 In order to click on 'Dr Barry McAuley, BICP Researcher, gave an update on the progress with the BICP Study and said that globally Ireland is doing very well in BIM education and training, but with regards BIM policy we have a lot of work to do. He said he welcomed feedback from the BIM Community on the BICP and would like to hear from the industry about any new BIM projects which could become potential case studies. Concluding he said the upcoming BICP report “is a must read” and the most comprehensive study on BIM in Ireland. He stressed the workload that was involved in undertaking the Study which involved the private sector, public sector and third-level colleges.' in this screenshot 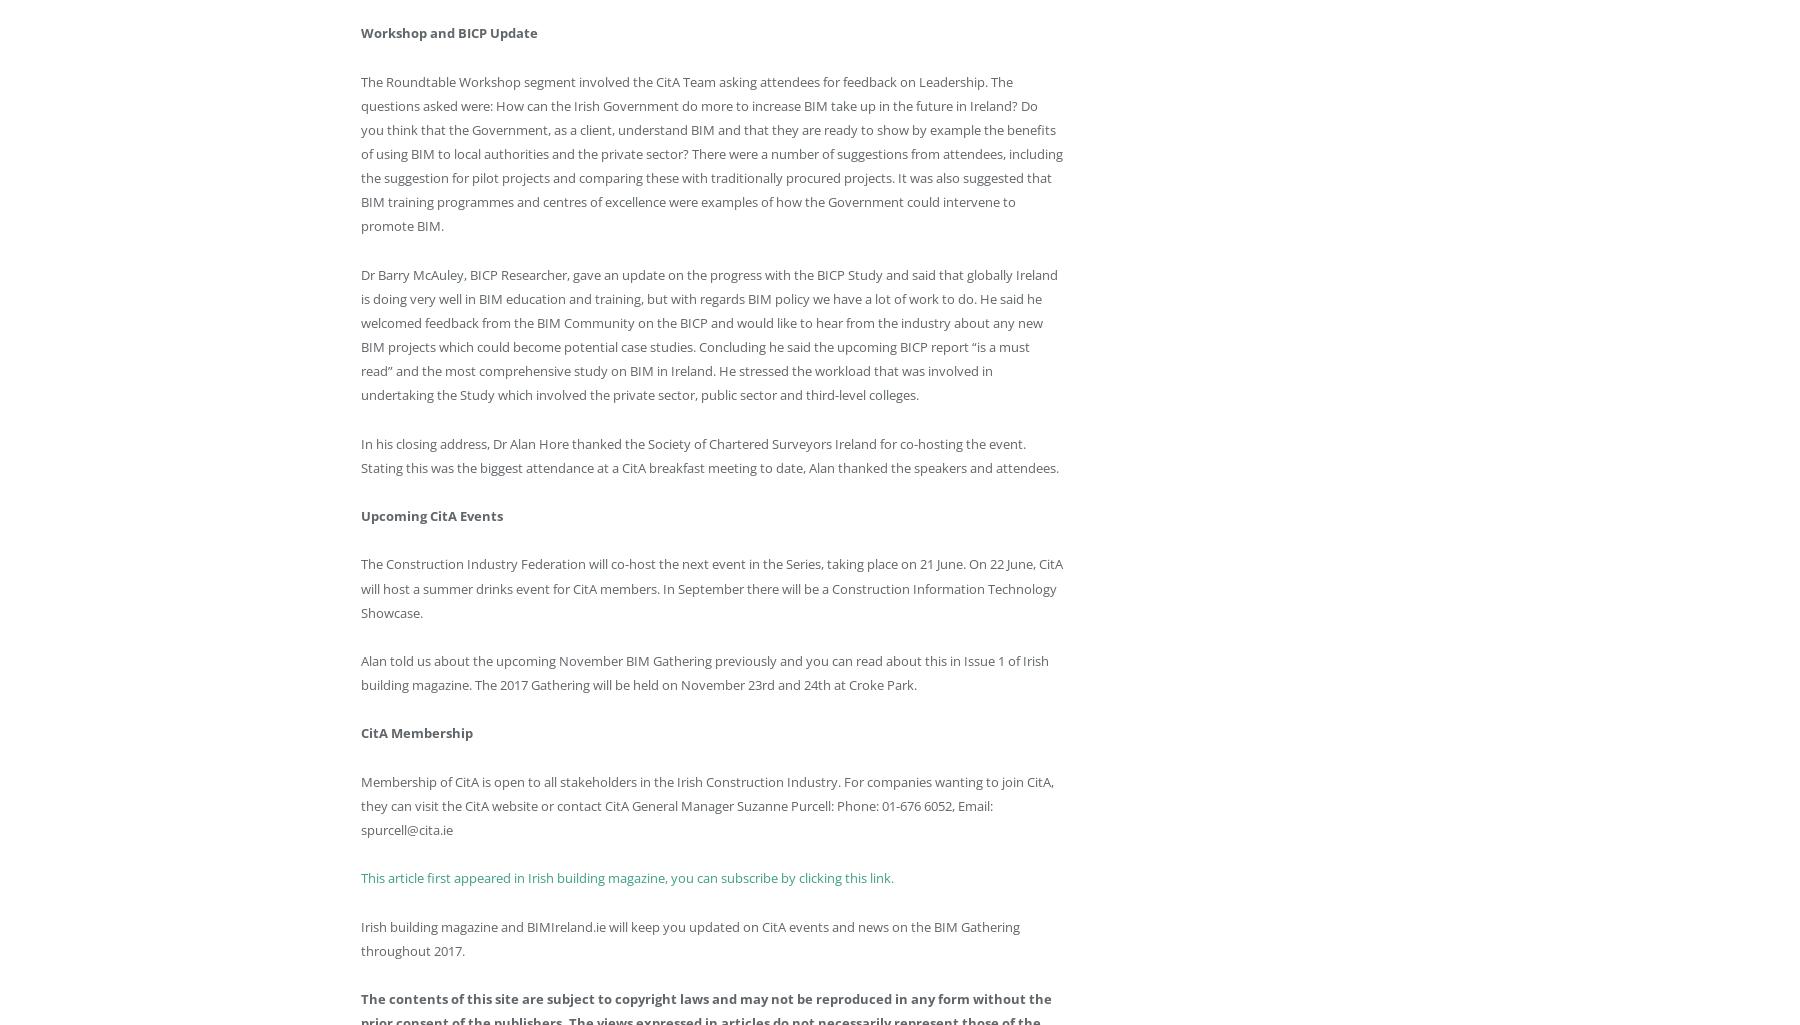, I will do `click(361, 333)`.